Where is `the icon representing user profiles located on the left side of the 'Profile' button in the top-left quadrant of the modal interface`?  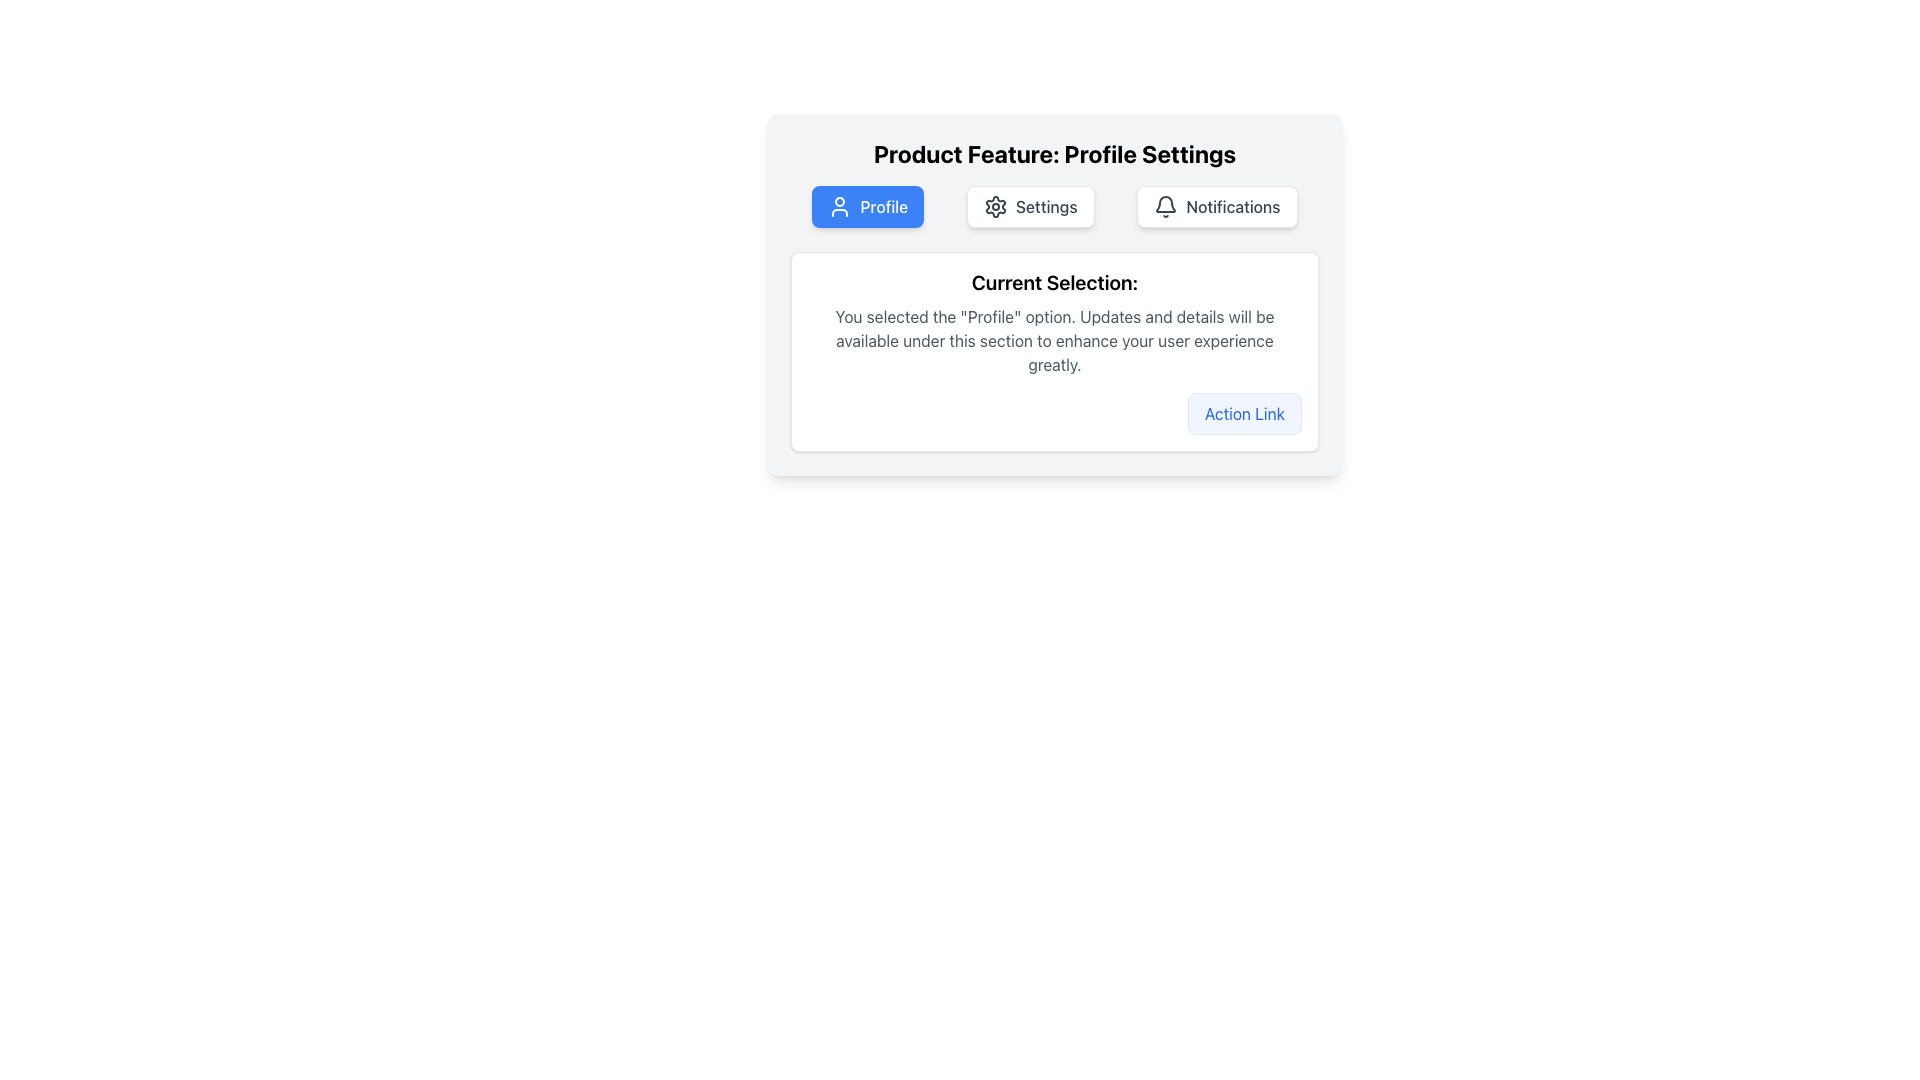
the icon representing user profiles located on the left side of the 'Profile' button in the top-left quadrant of the modal interface is located at coordinates (840, 207).